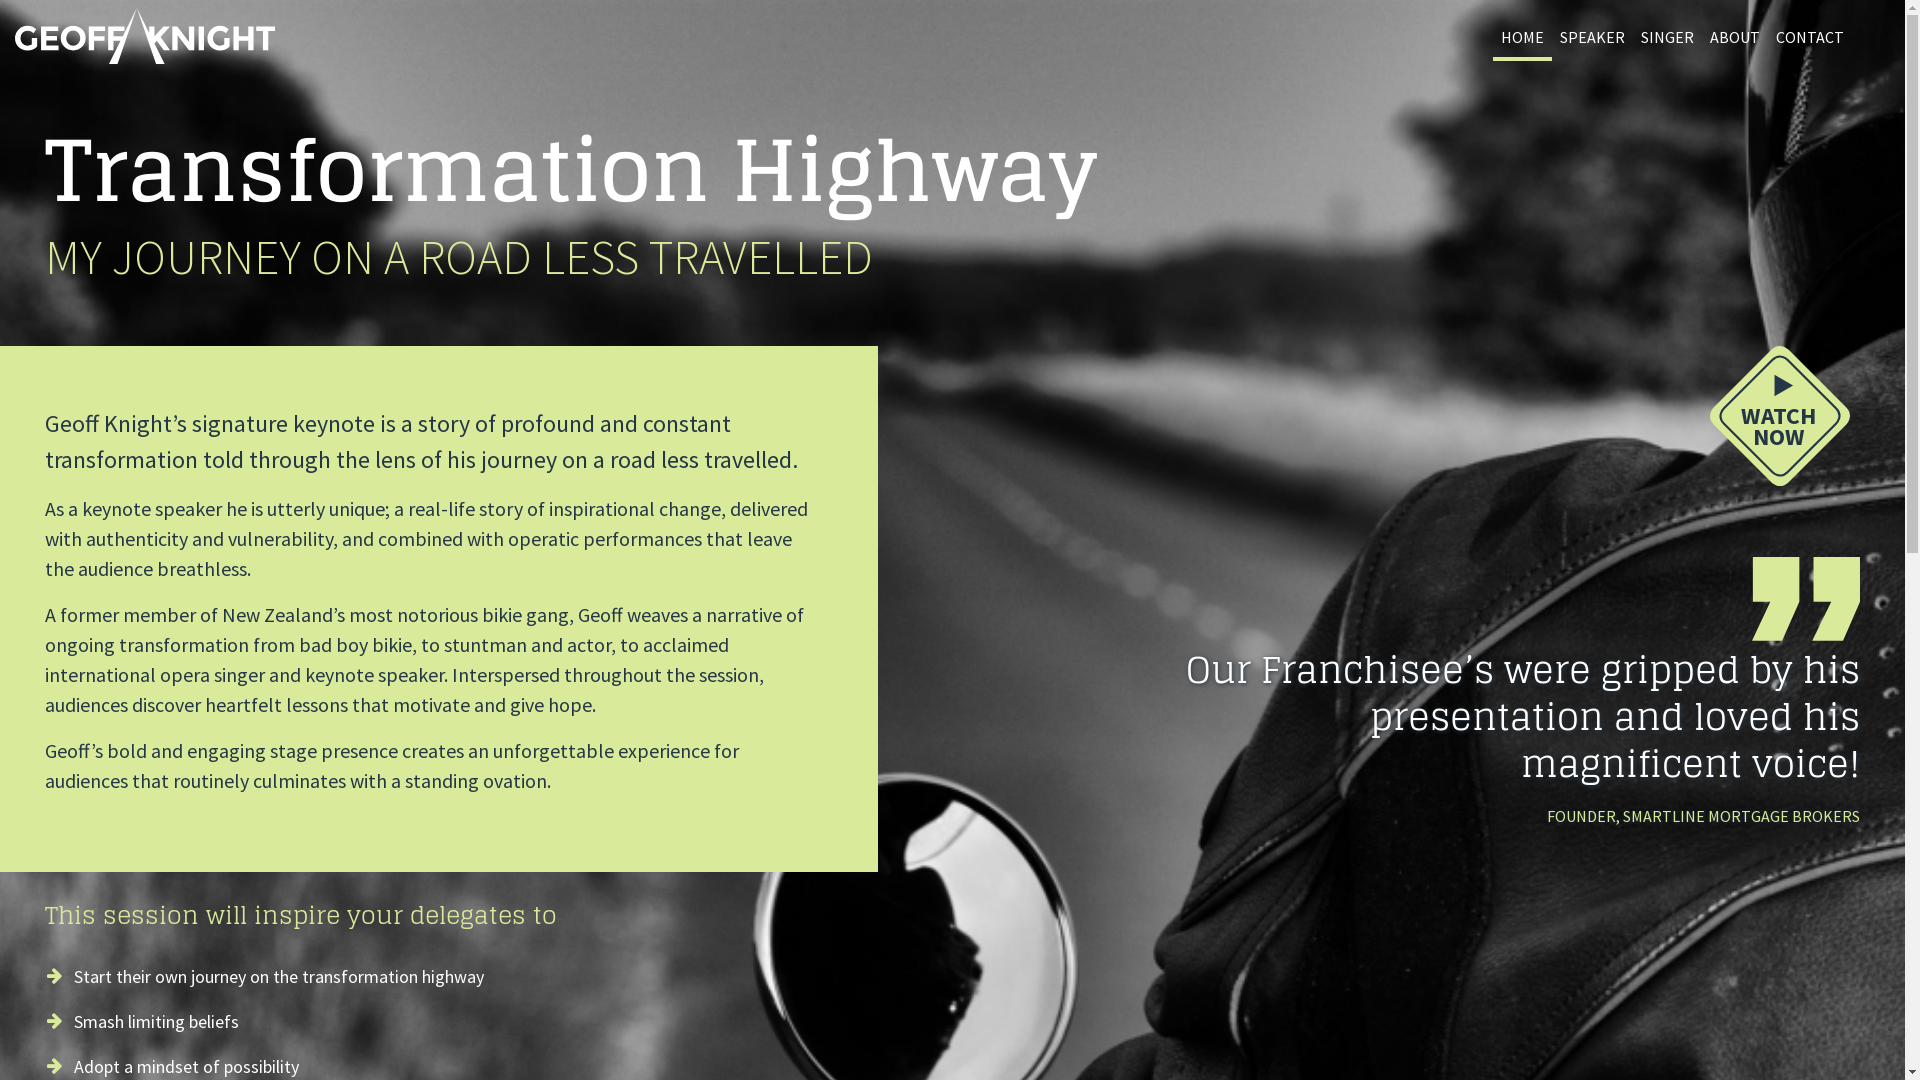  I want to click on 'HOME', so click(1521, 38).